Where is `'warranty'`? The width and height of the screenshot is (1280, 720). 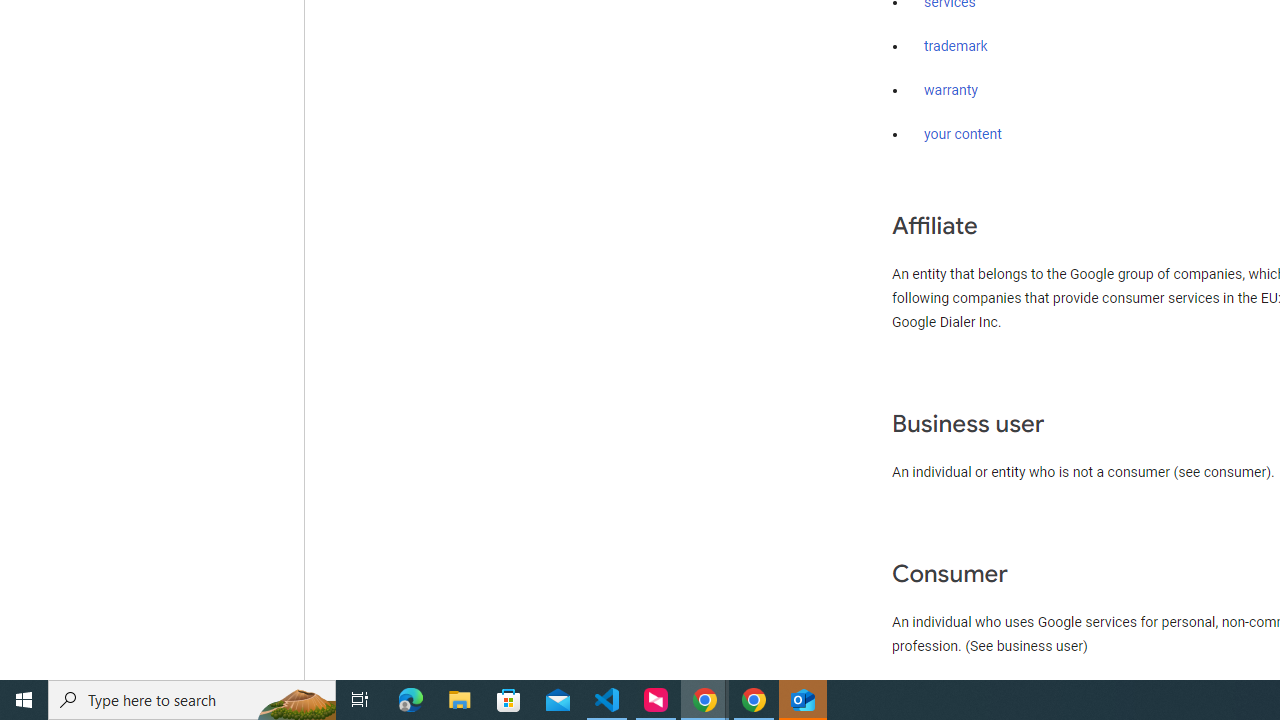
'warranty' is located at coordinates (950, 91).